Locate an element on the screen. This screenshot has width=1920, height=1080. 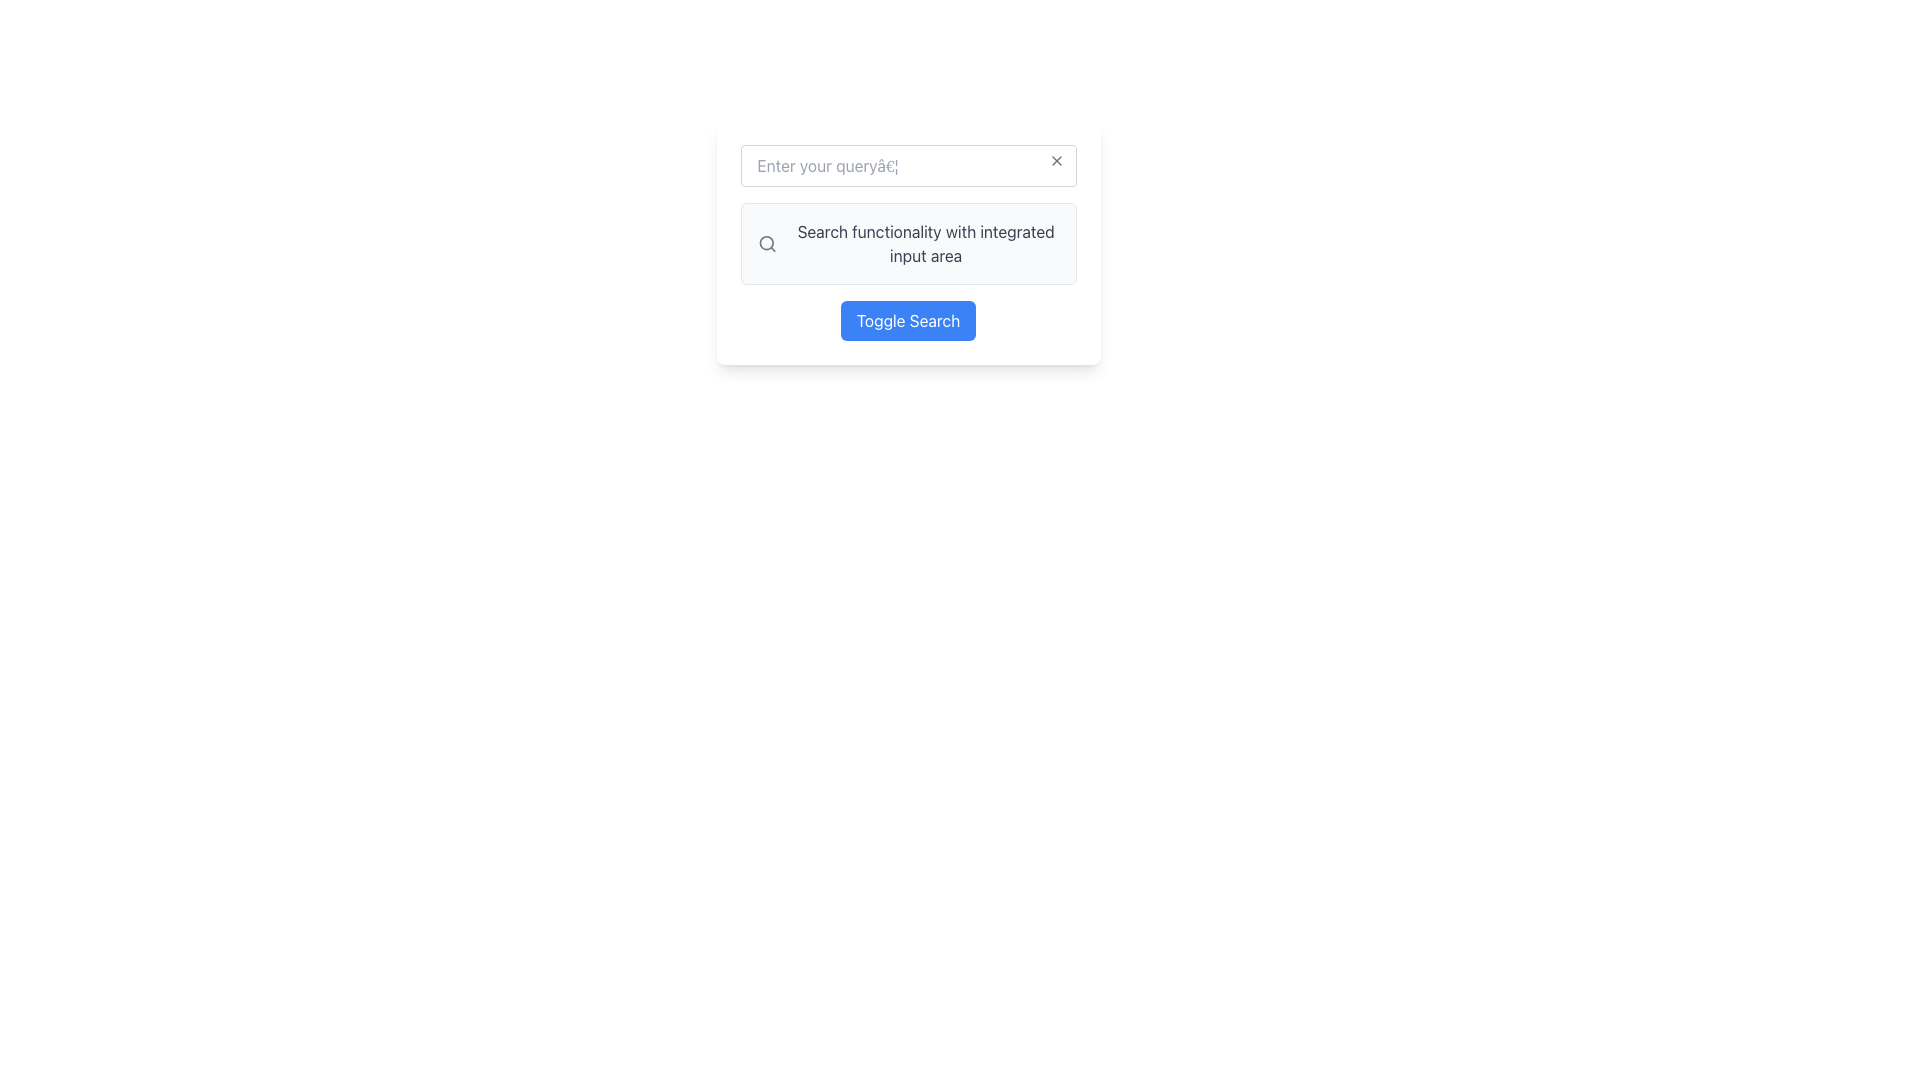
the clear button located at the top-right corner of the text input field to clear the input text is located at coordinates (1055, 160).